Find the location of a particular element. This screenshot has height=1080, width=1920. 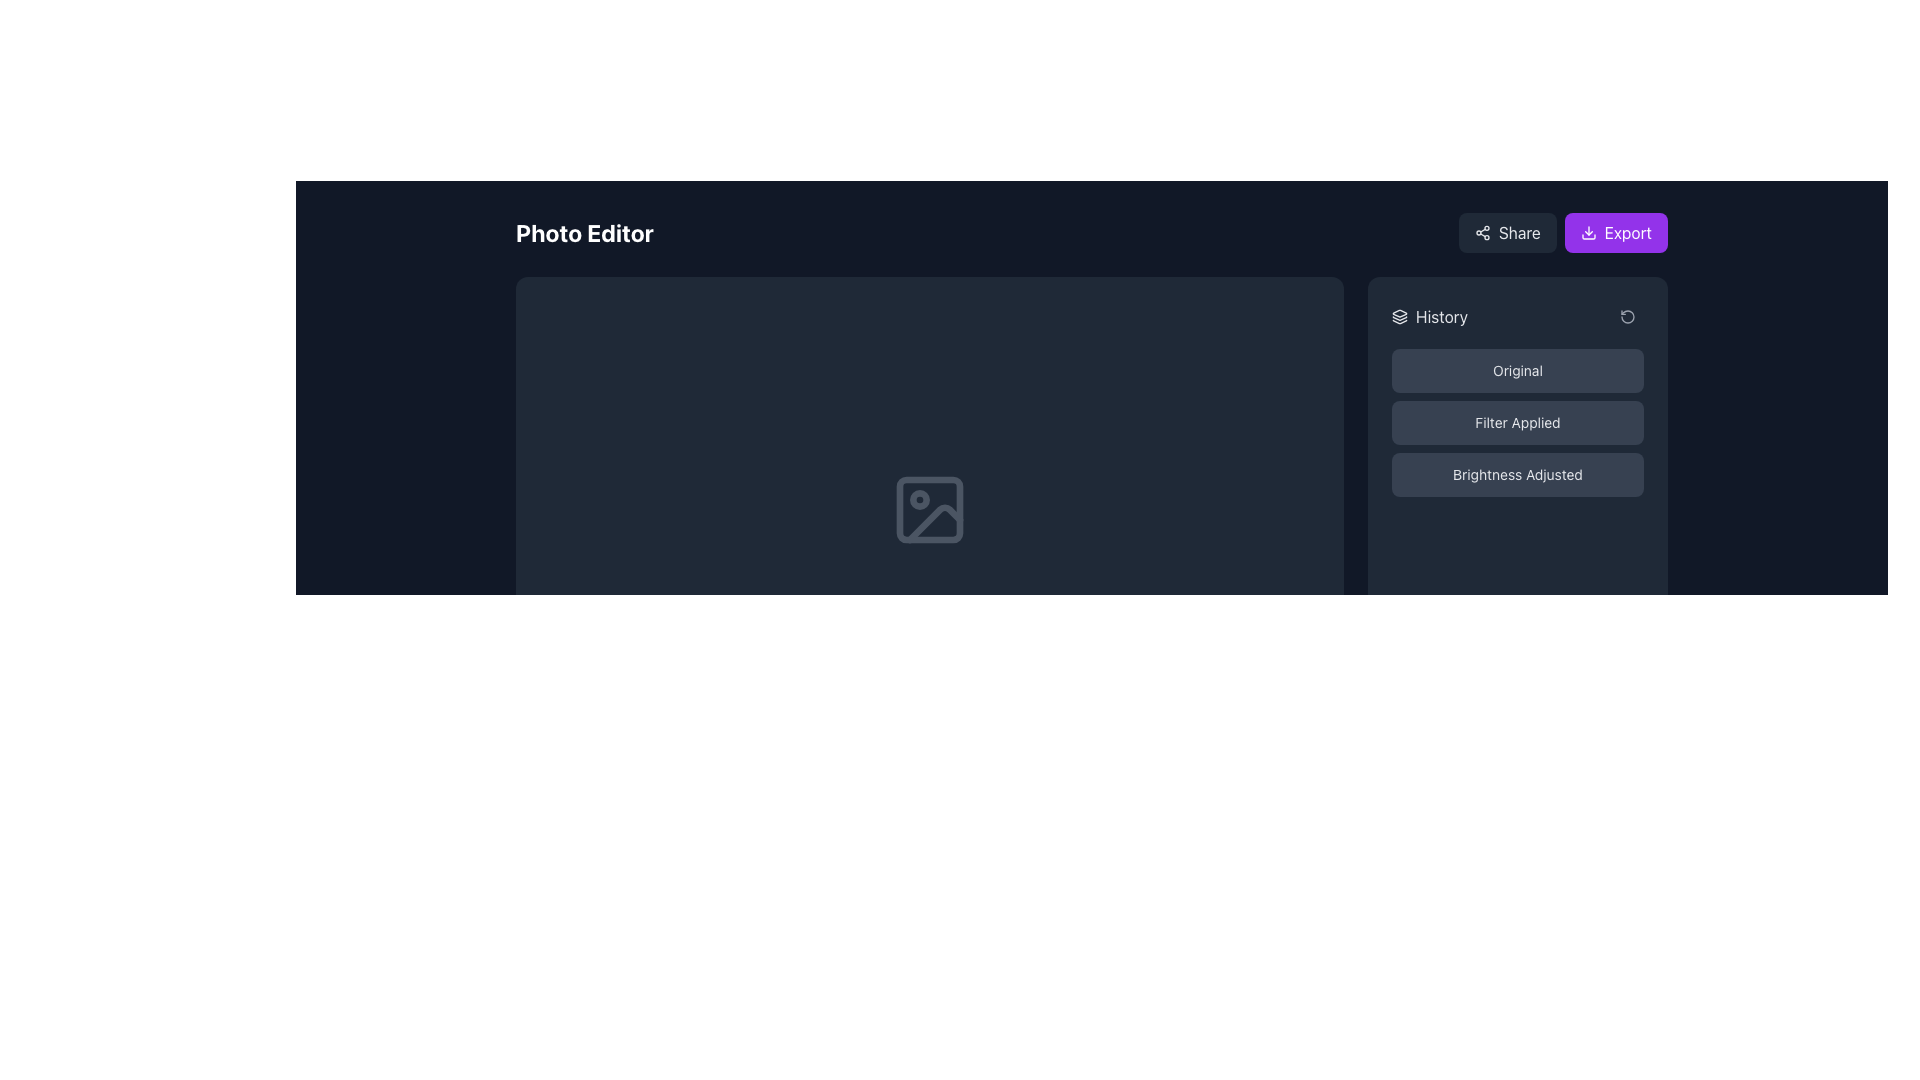

the 'Filter Applied' button, which is a rectangular button with light gray text on a dark gray background, positioned under the 'History' panel as the second button in a vertical list is located at coordinates (1517, 422).